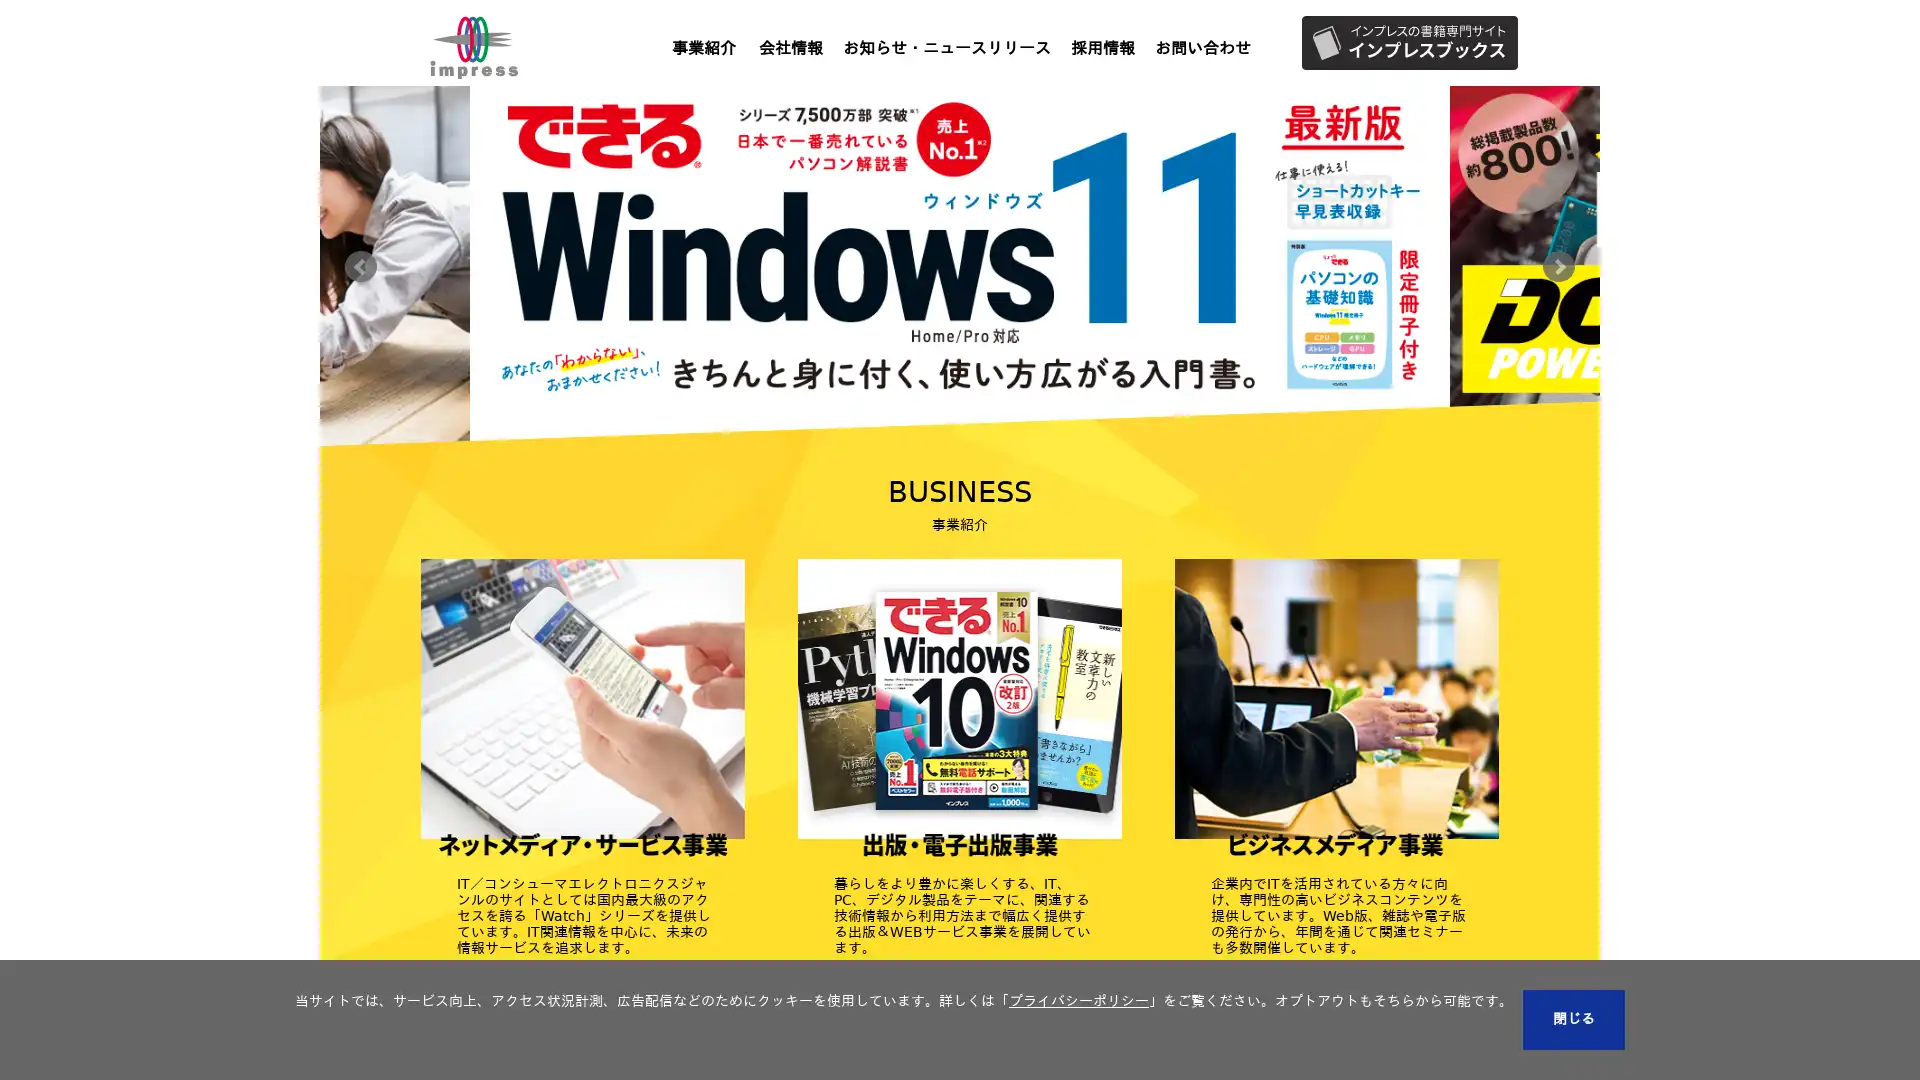  I want to click on a 3, so click(960, 462).